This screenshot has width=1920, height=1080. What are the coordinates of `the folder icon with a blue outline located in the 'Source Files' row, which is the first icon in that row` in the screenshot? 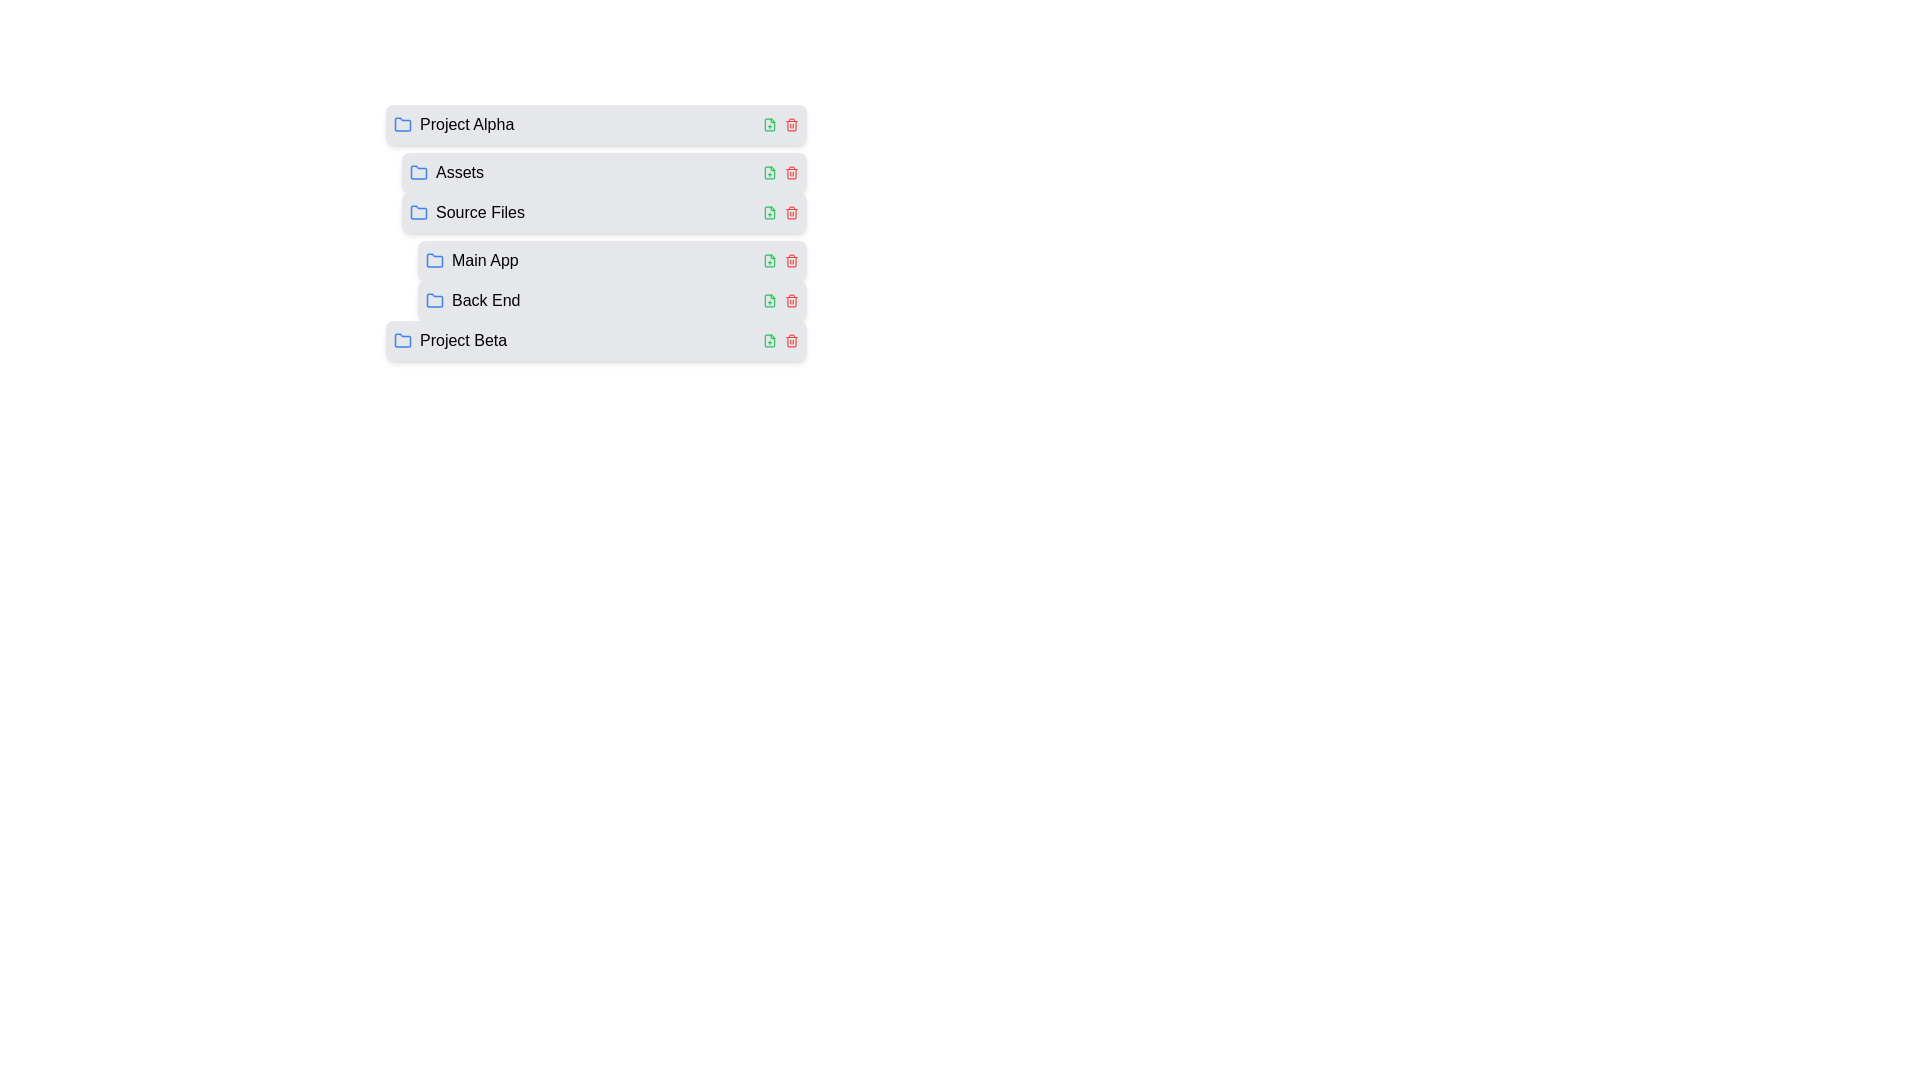 It's located at (417, 212).